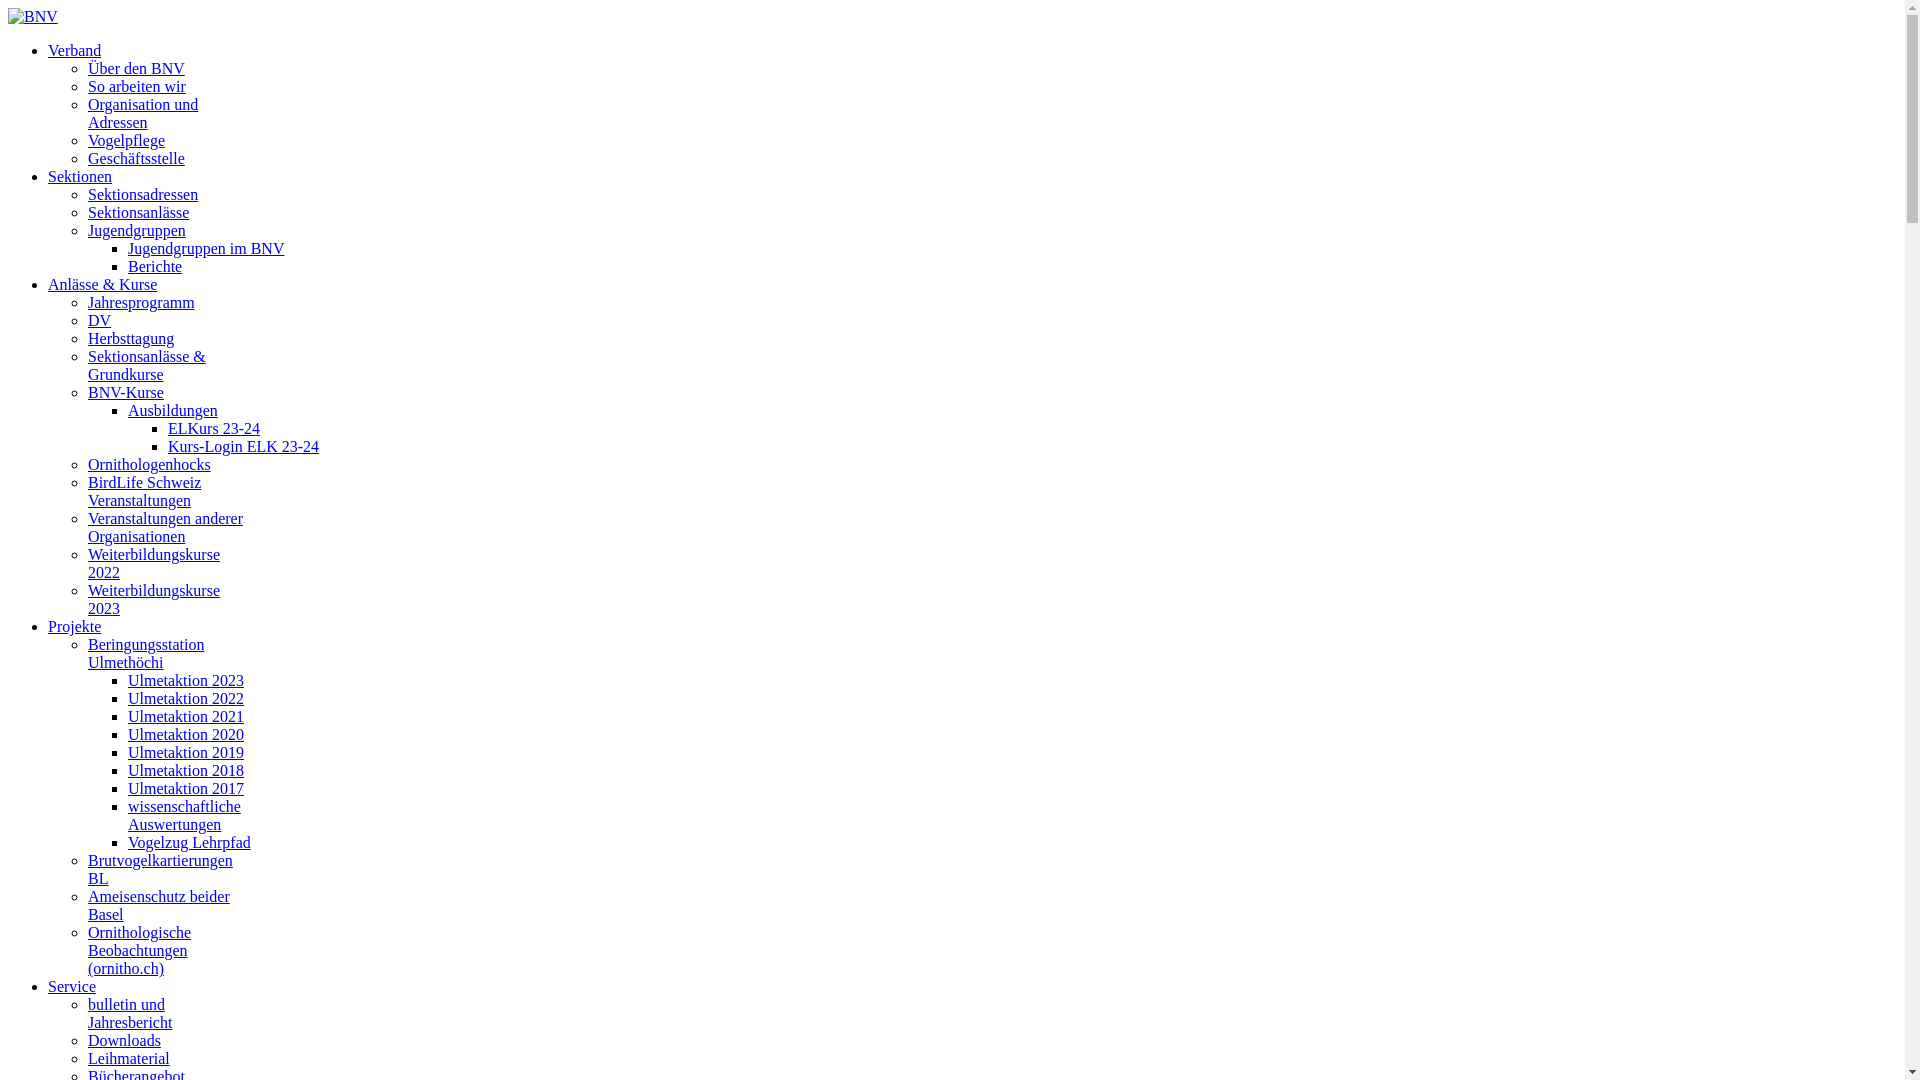 The width and height of the screenshot is (1920, 1080). What do you see at coordinates (140, 302) in the screenshot?
I see `'Jahresprogramm'` at bounding box center [140, 302].